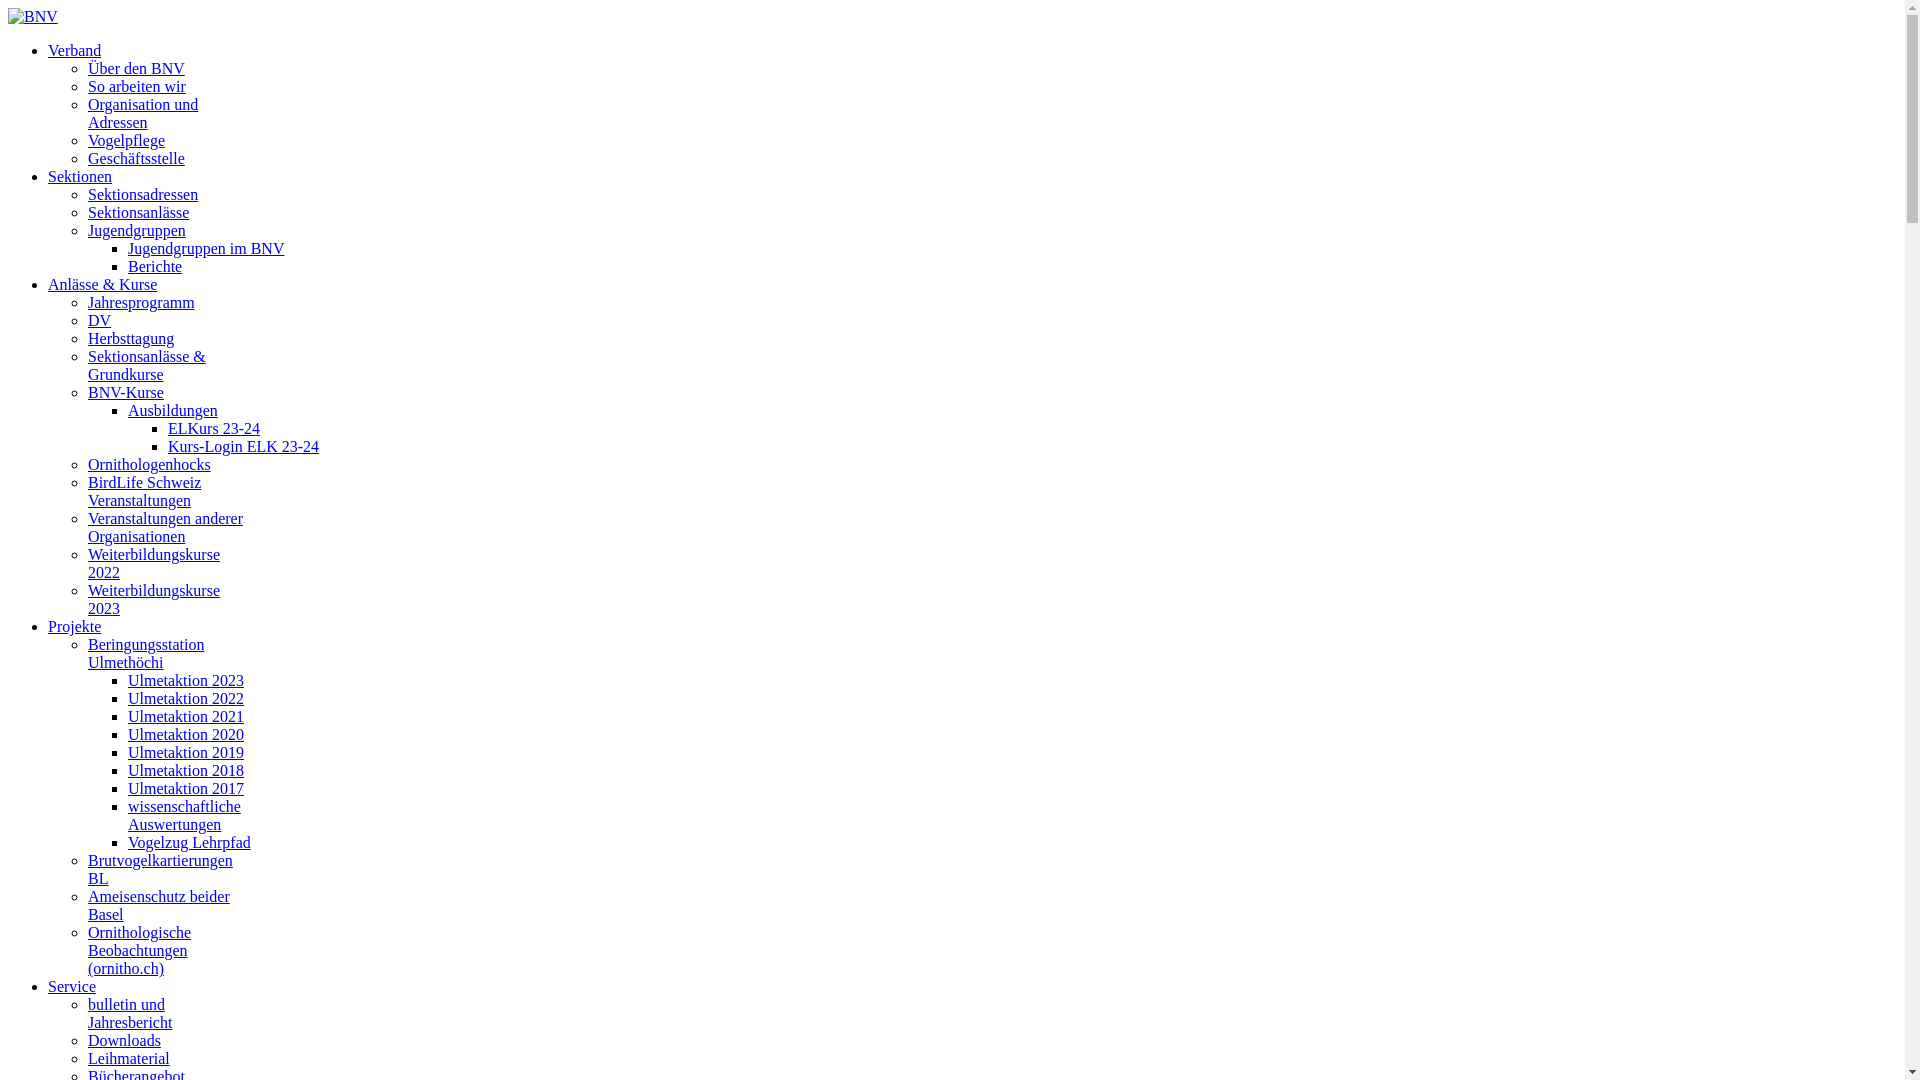 The width and height of the screenshot is (1920, 1080). What do you see at coordinates (140, 302) in the screenshot?
I see `'Jahresprogramm'` at bounding box center [140, 302].